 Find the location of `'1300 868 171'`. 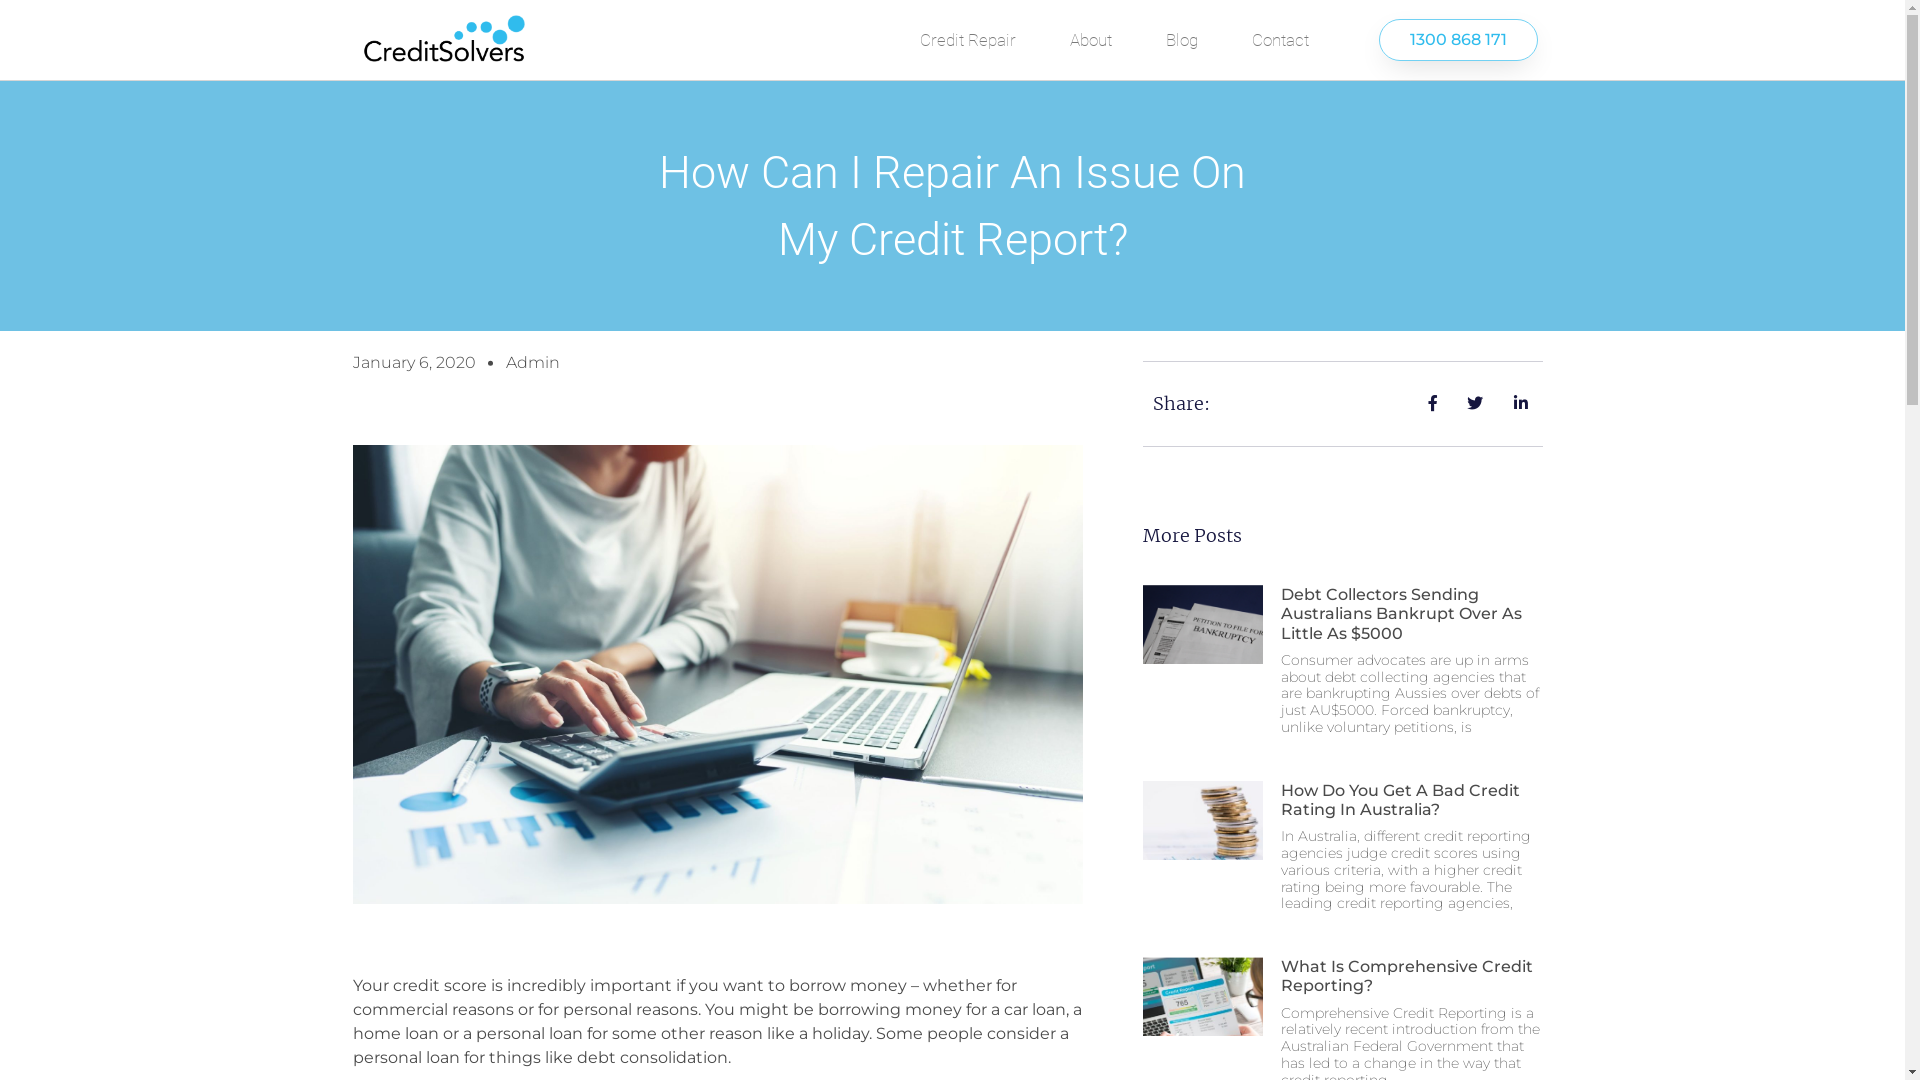

'1300 868 171' is located at coordinates (1458, 39).